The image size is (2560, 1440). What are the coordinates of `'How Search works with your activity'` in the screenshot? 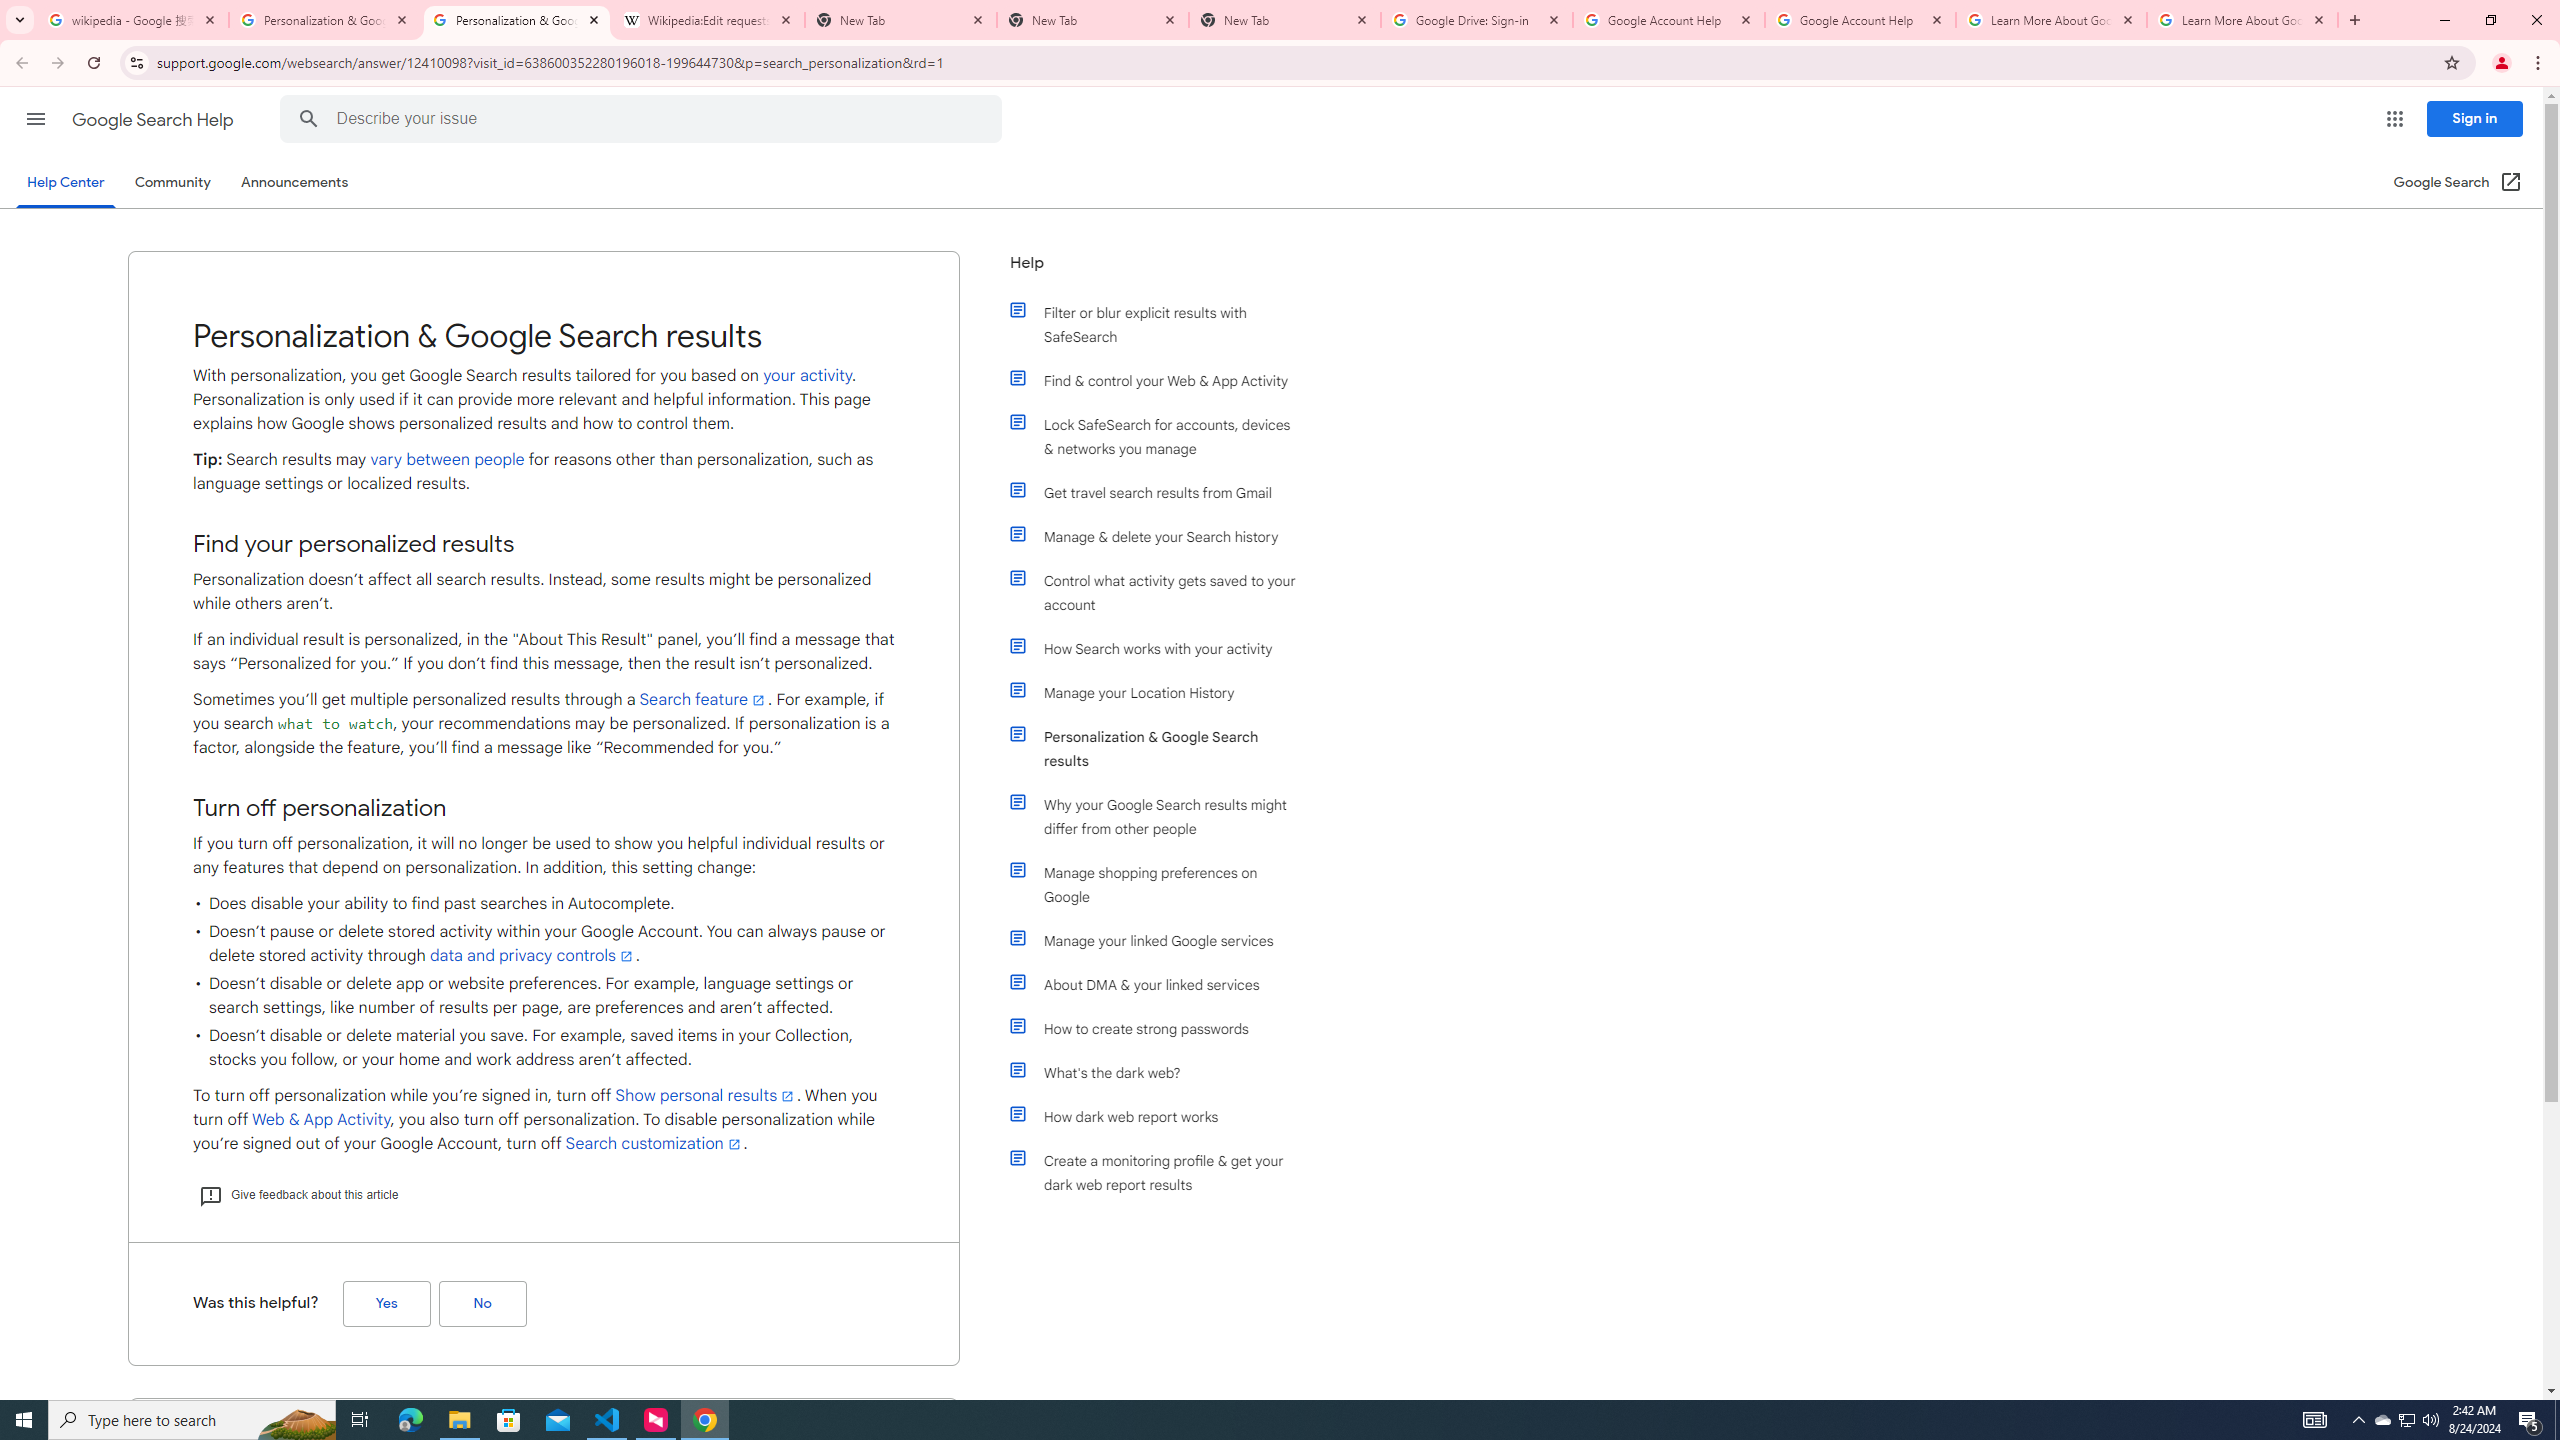 It's located at (1162, 647).